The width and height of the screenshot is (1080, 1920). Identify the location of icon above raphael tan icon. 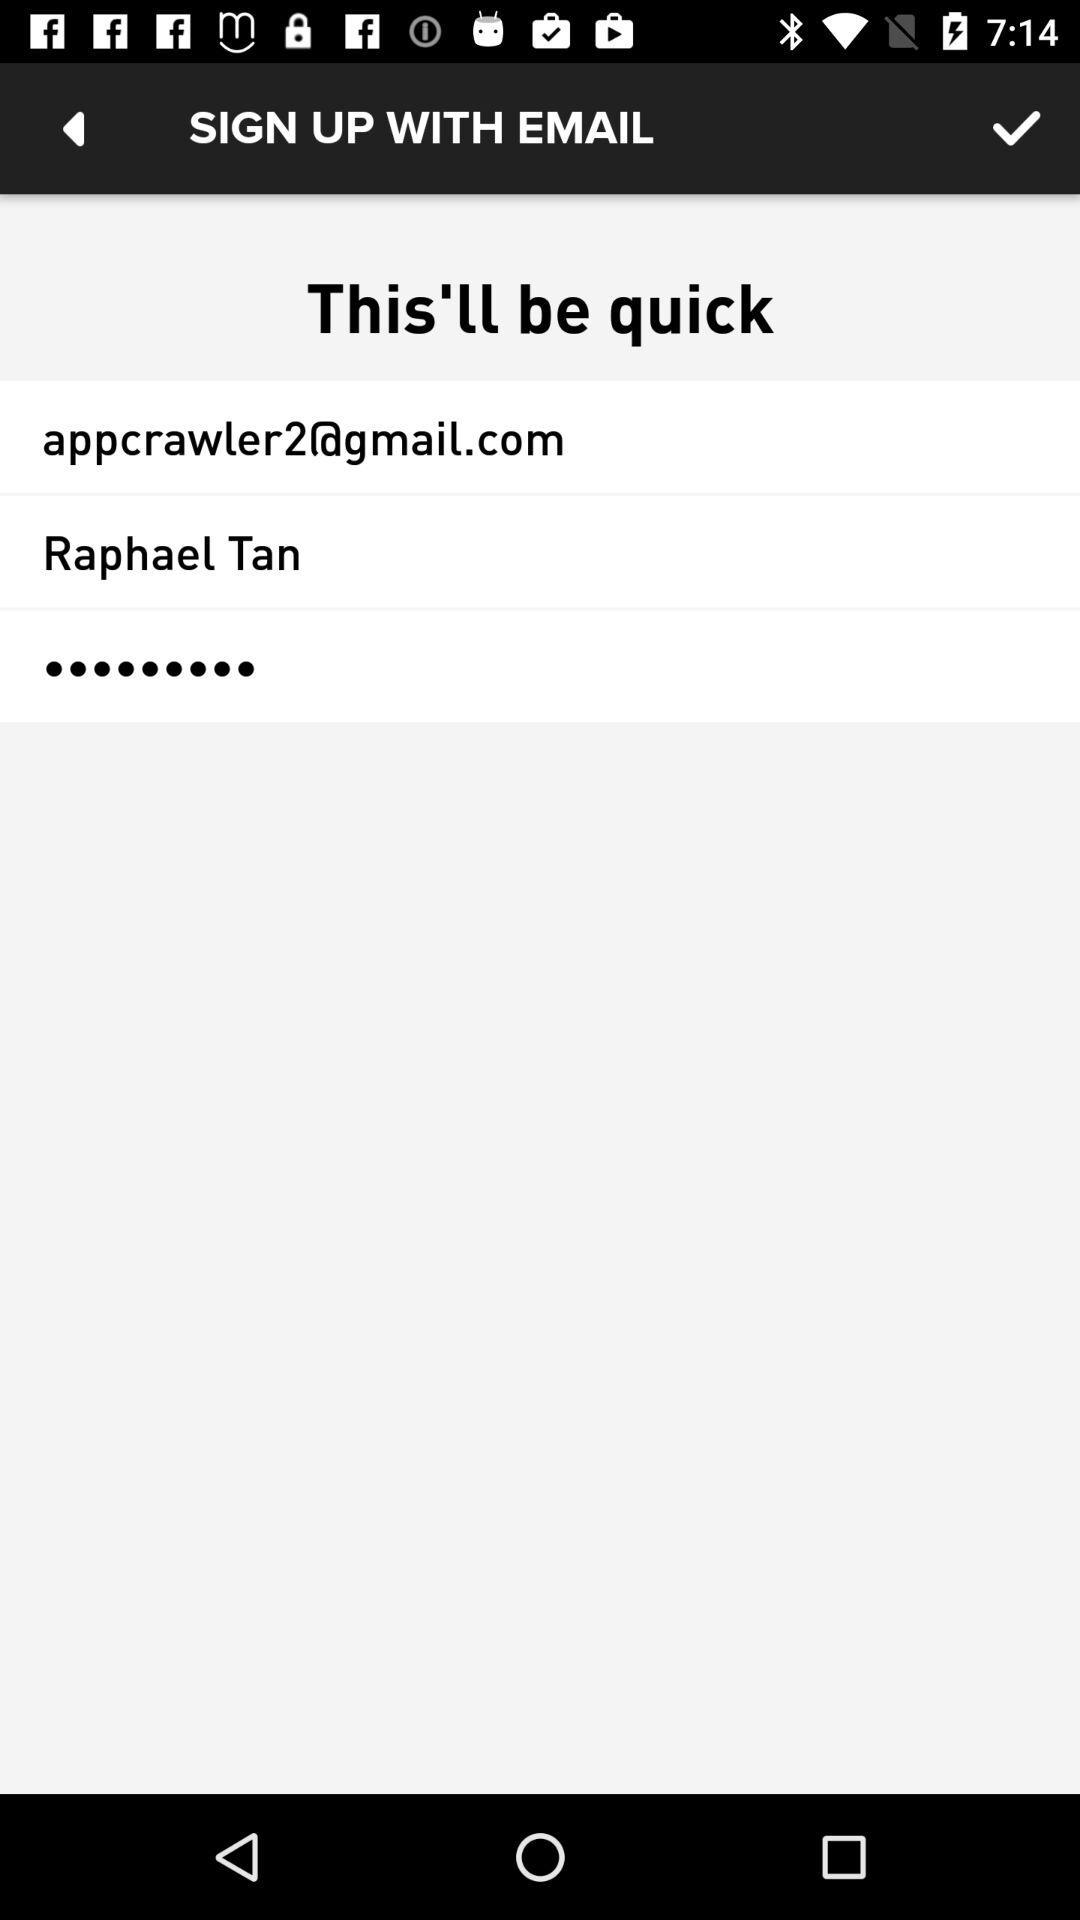
(540, 435).